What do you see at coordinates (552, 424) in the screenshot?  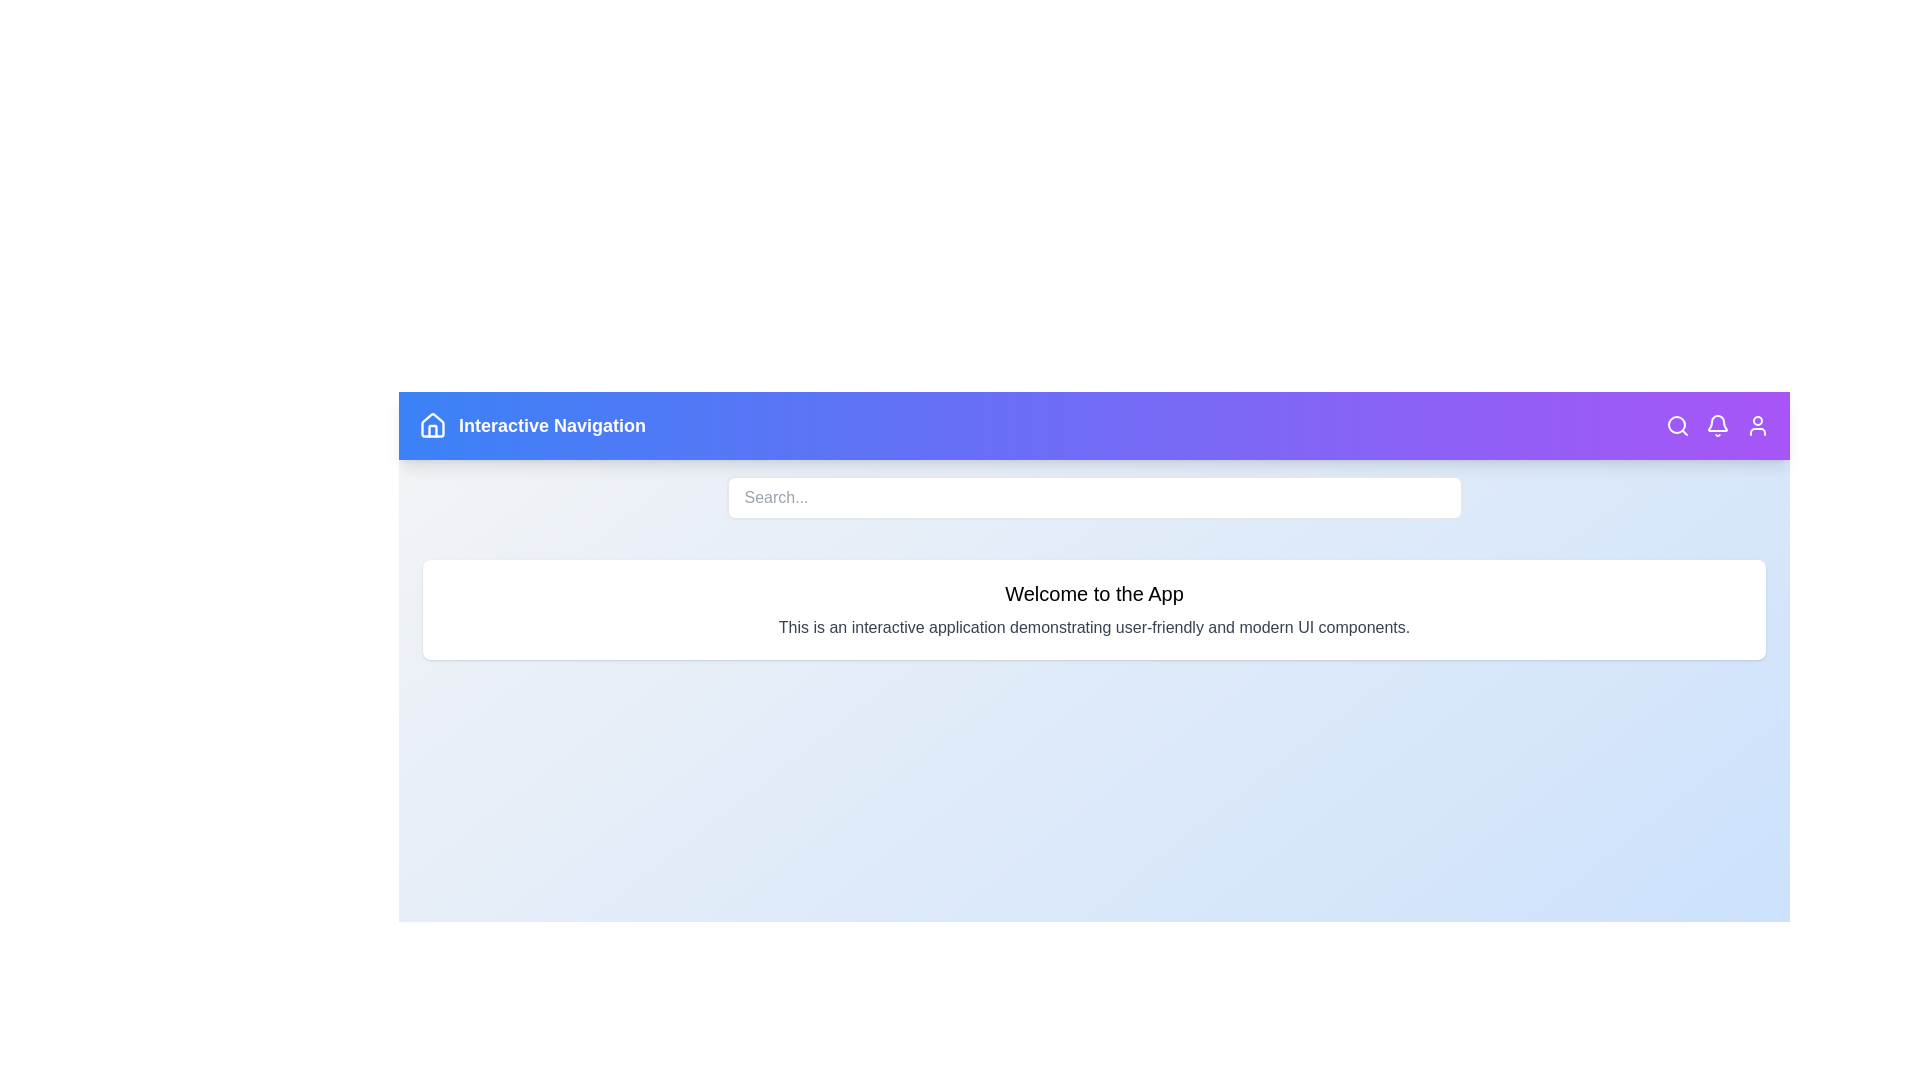 I see `the header text labeled 'Interactive Navigation' to highlight it` at bounding box center [552, 424].